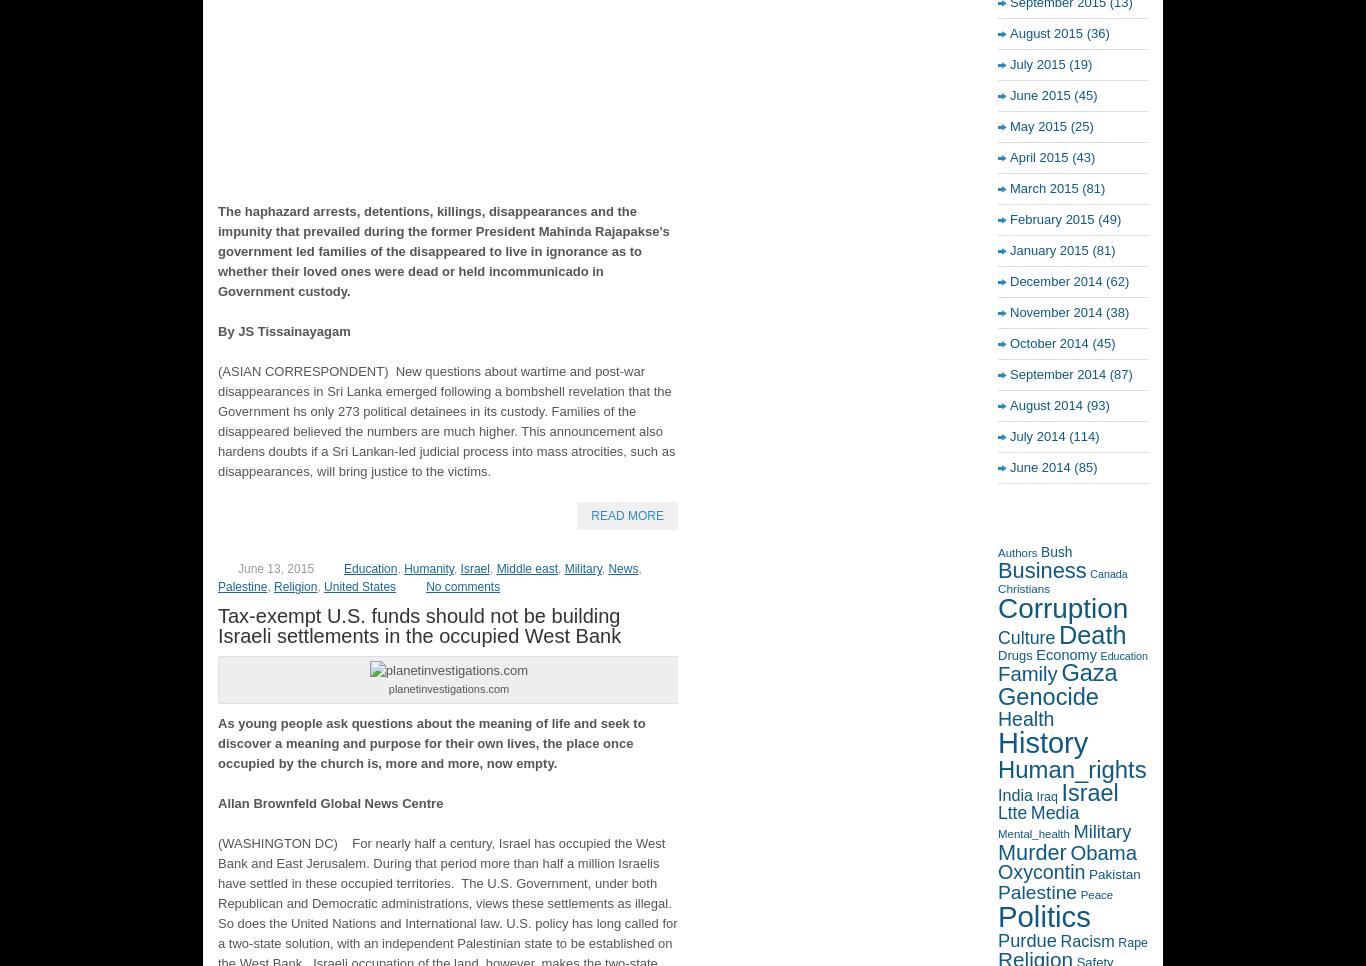 The image size is (1366, 966). What do you see at coordinates (1059, 673) in the screenshot?
I see `'Gaza'` at bounding box center [1059, 673].